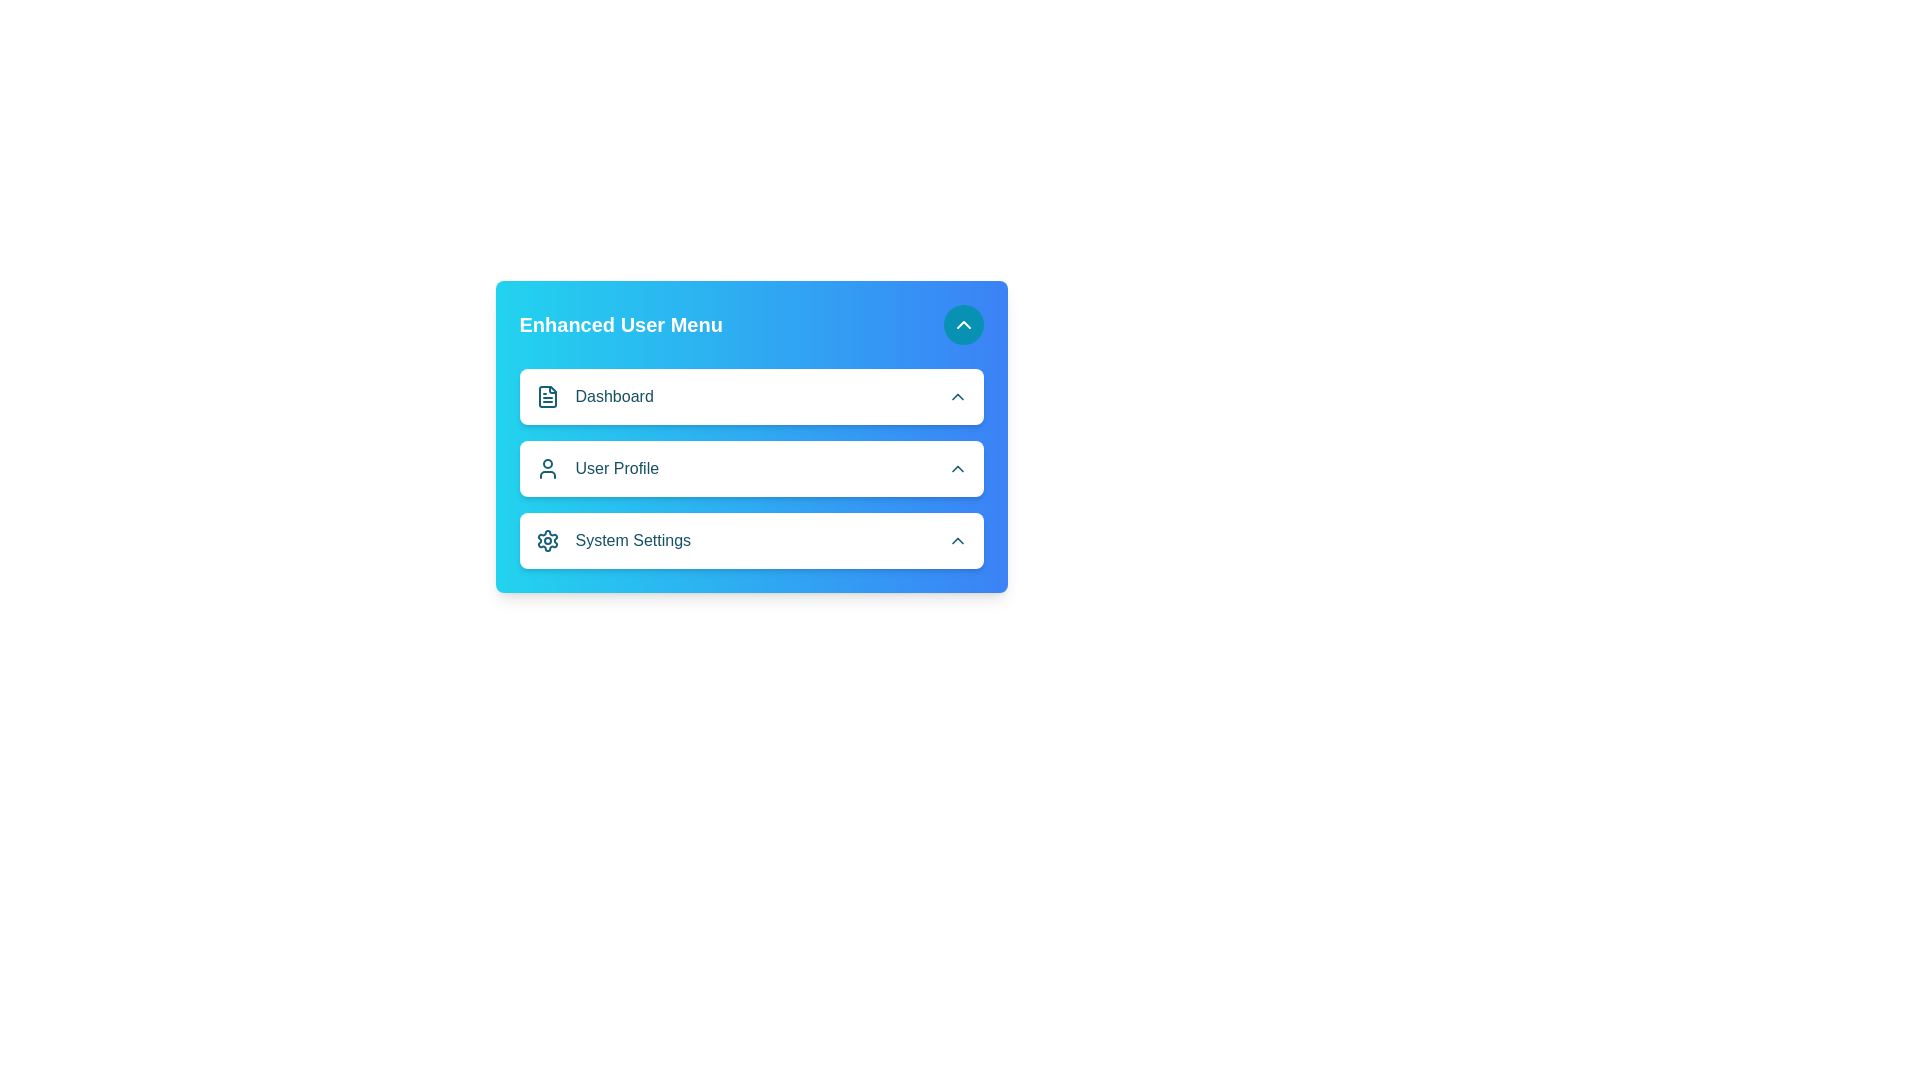 This screenshot has height=1080, width=1920. Describe the element at coordinates (547, 540) in the screenshot. I see `the gear icon with a cyan color outline situated to the left of the 'System Settings' text label in the 'Enhanced User Menu' interface` at that location.